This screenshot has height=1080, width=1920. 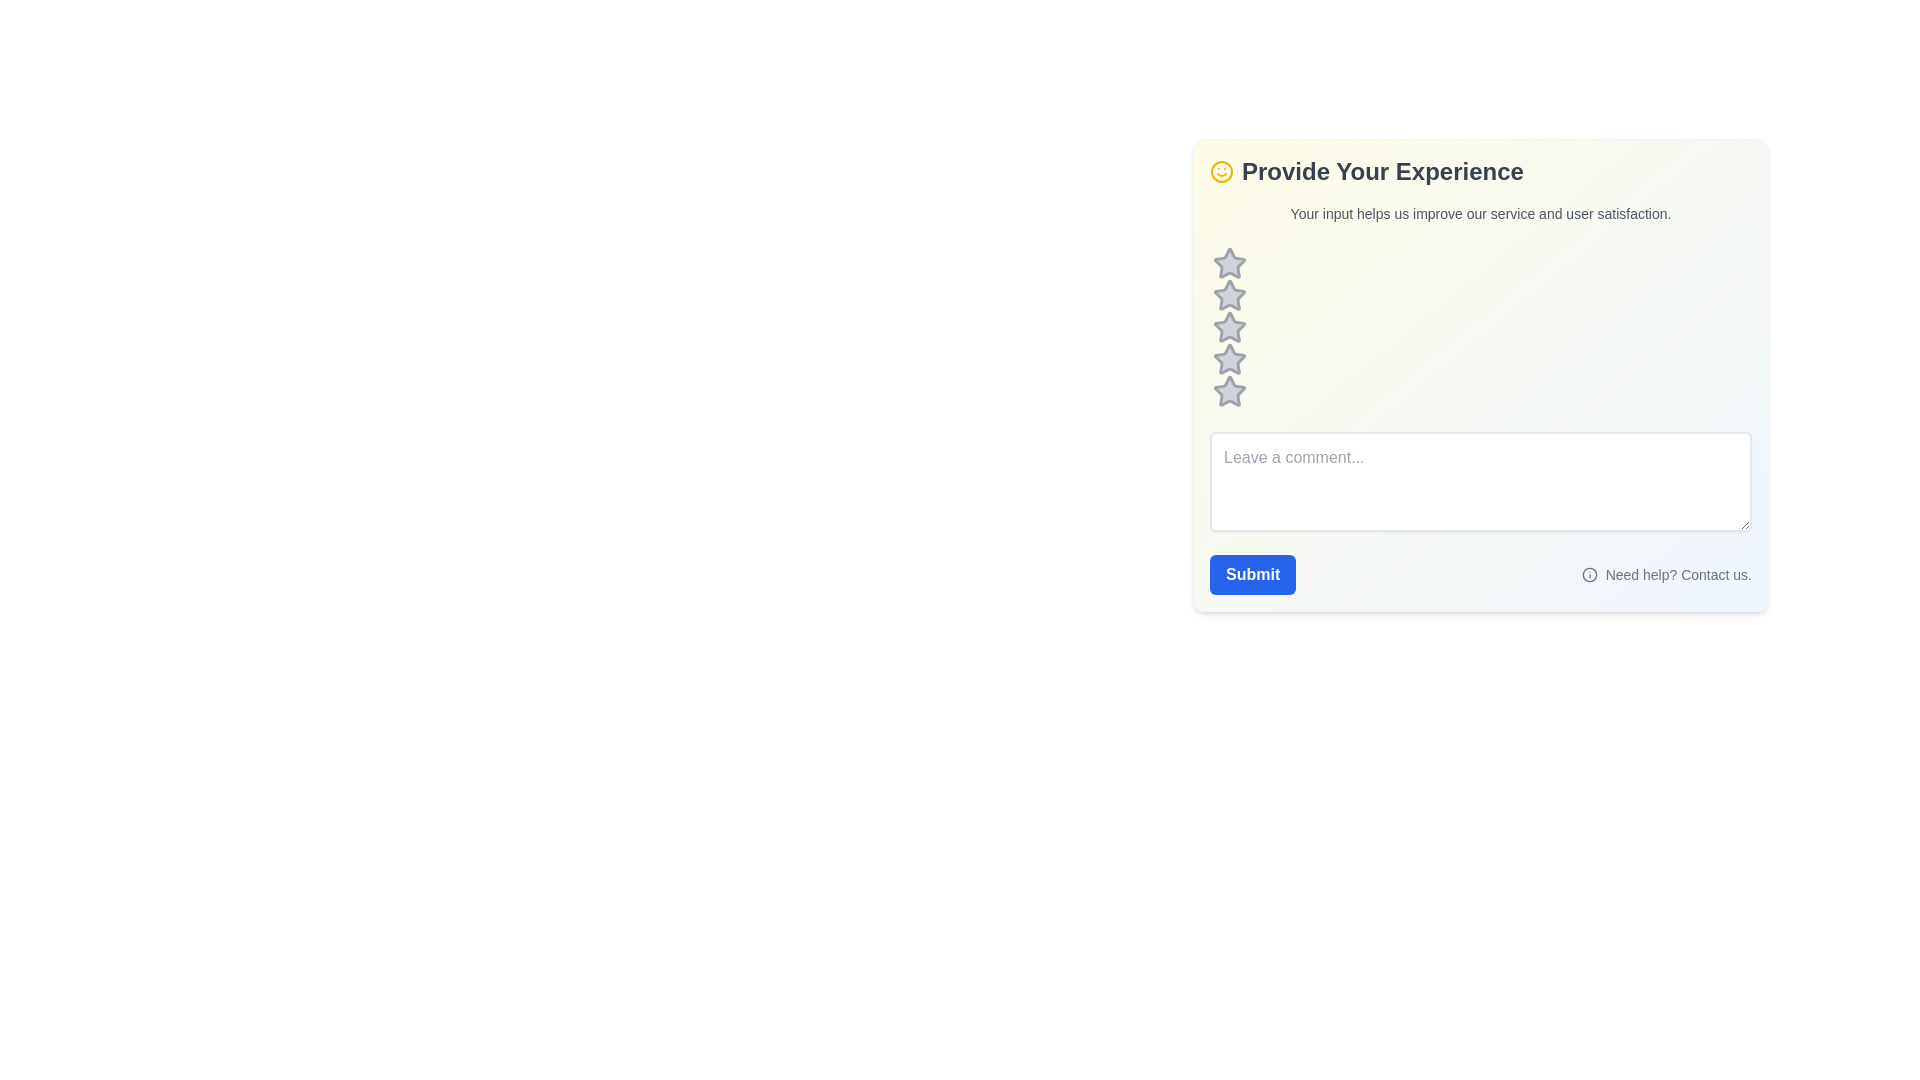 I want to click on the fifth star icon in the vertical rating system to trigger the hover effect, which changes its fill color from gray to yellow, so click(x=1228, y=392).